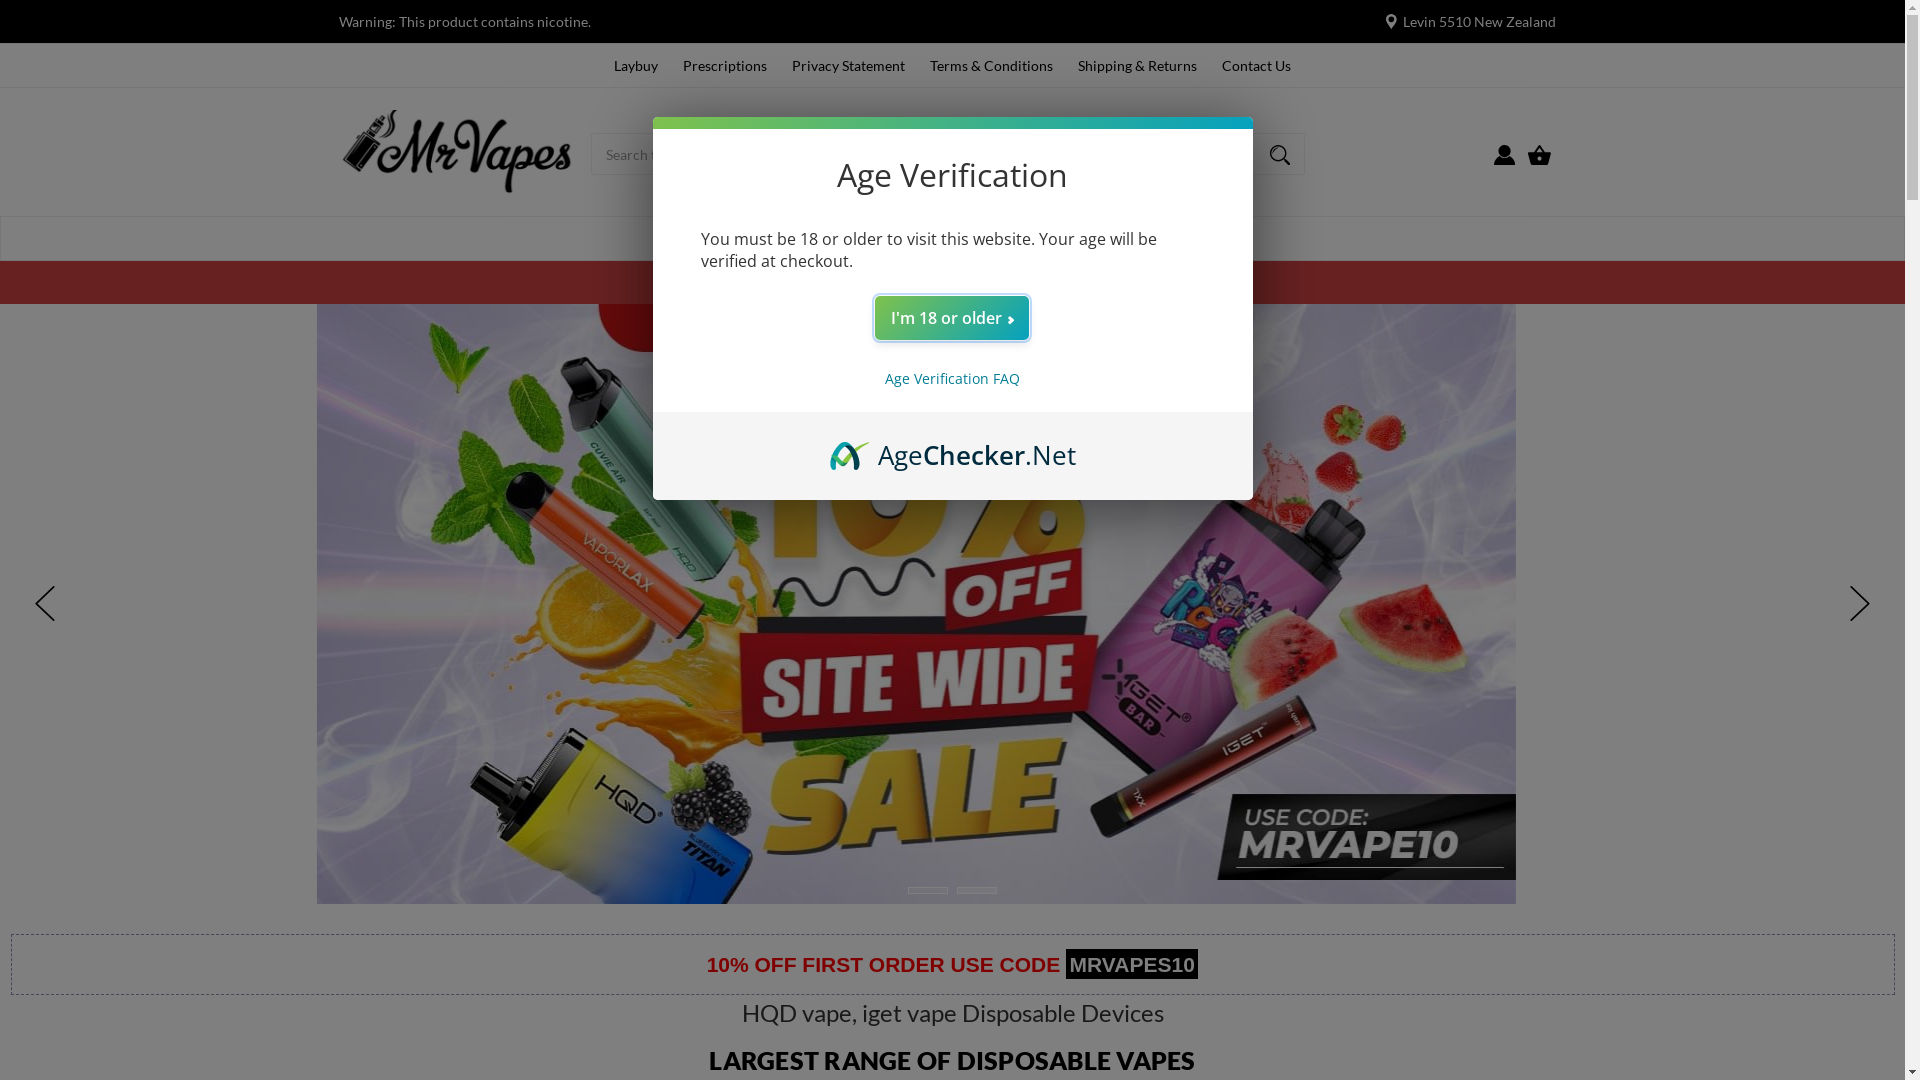  What do you see at coordinates (703, 237) in the screenshot?
I see `'Home'` at bounding box center [703, 237].